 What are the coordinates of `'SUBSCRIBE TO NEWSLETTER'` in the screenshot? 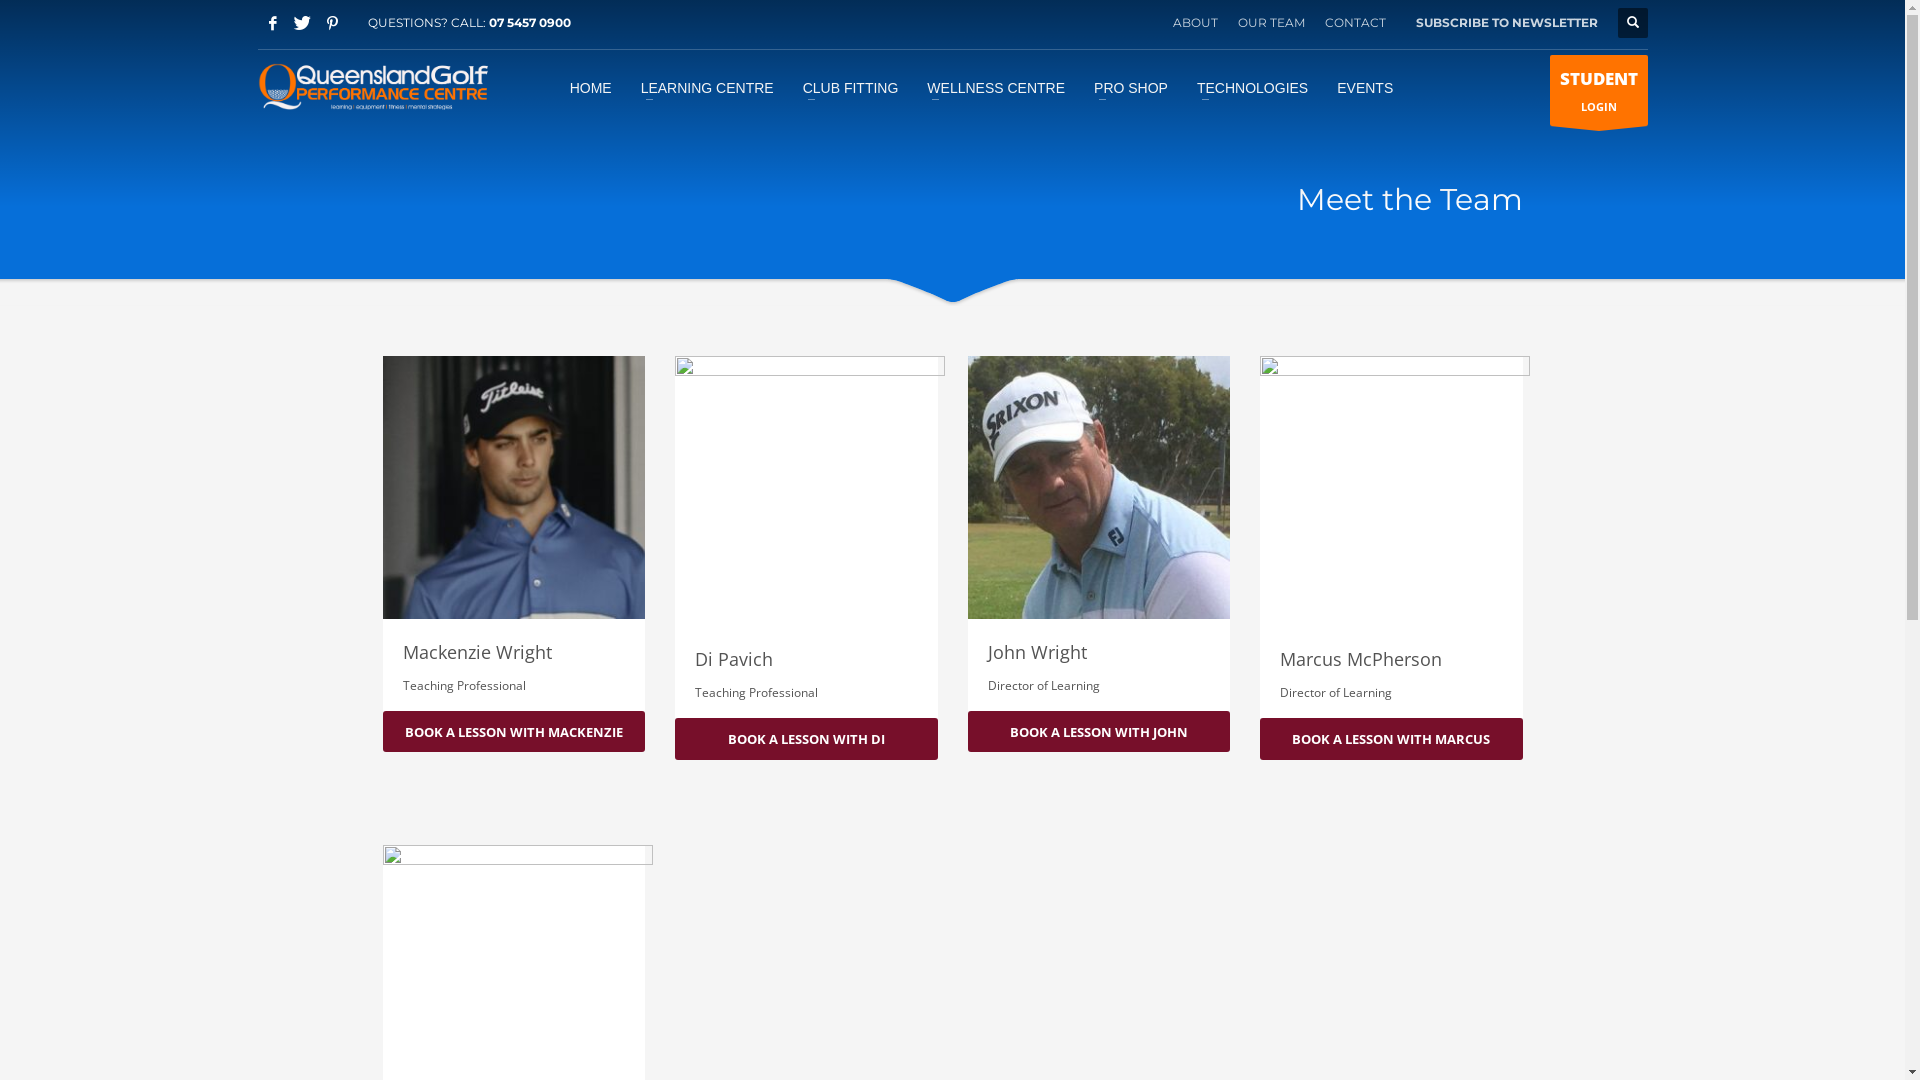 It's located at (1507, 23).